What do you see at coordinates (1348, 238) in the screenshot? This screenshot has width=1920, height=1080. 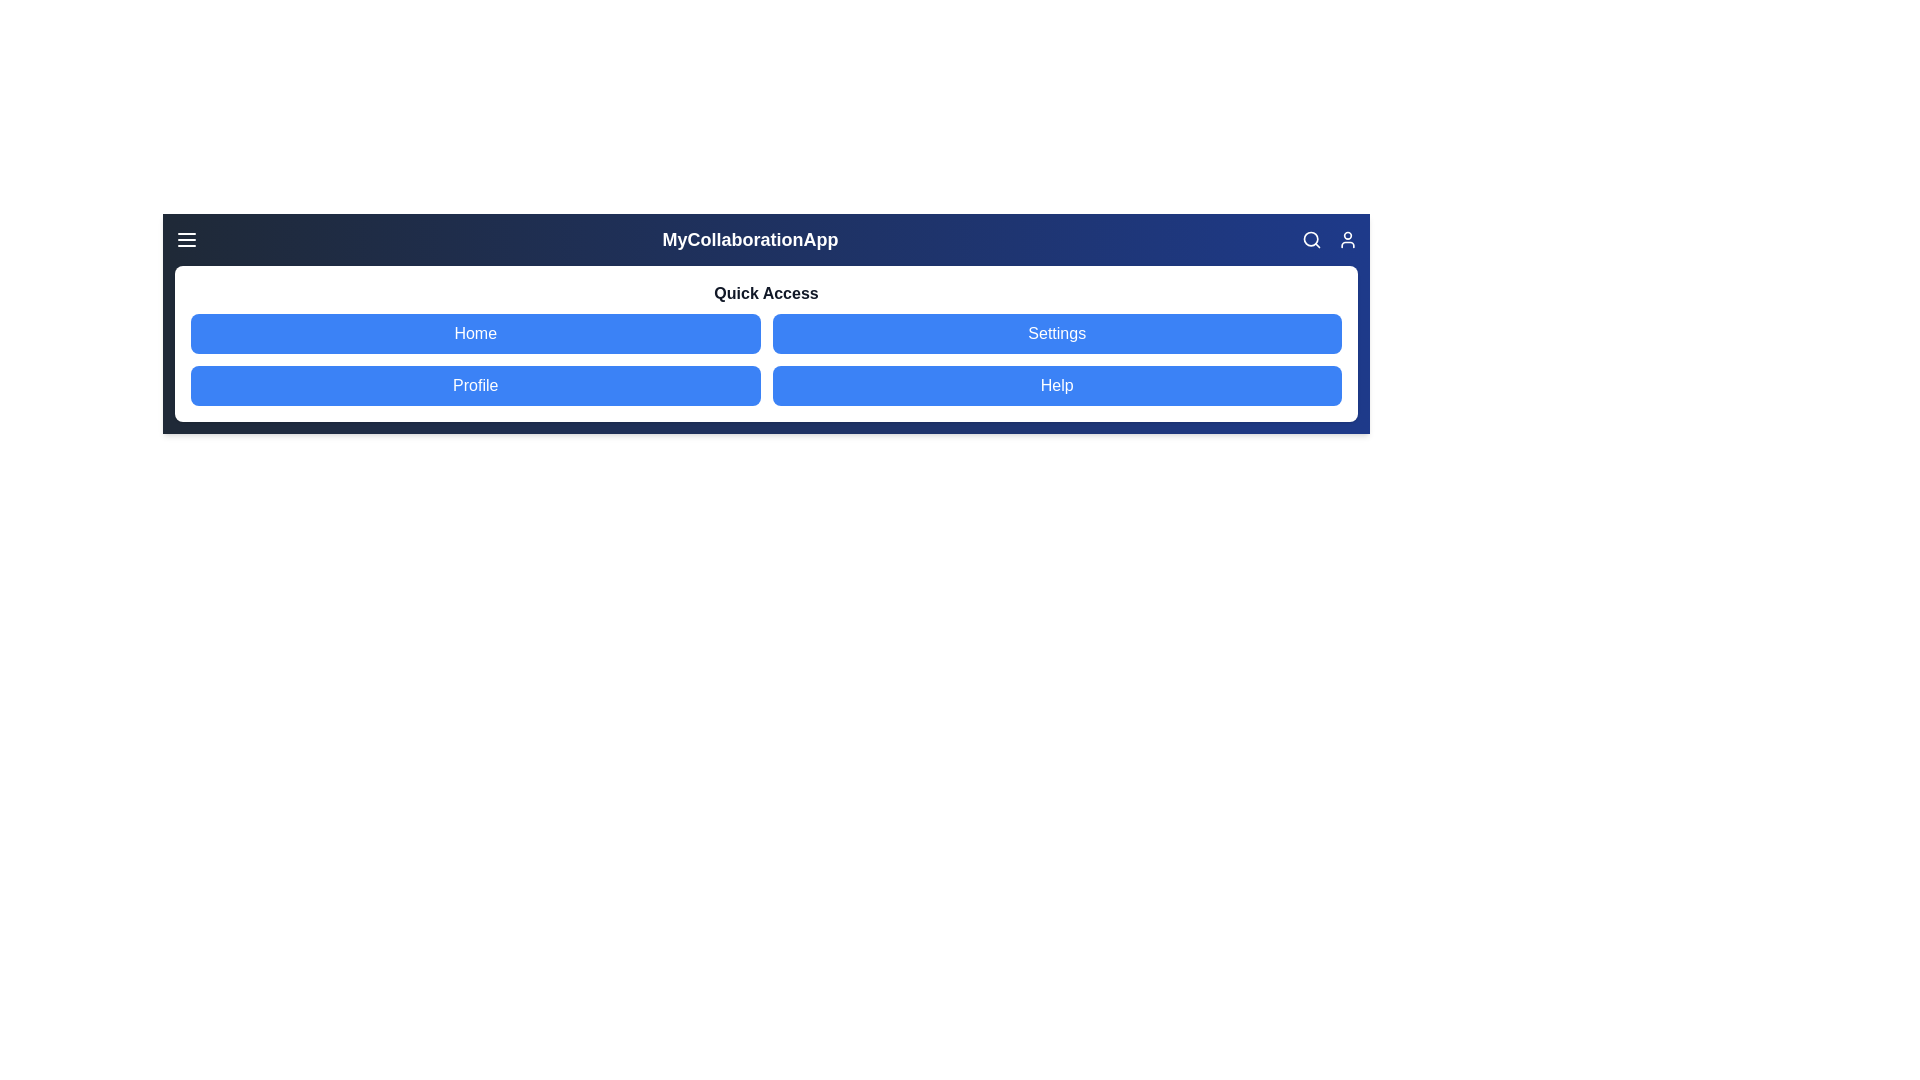 I see `the user profile icon to open the user profile options` at bounding box center [1348, 238].